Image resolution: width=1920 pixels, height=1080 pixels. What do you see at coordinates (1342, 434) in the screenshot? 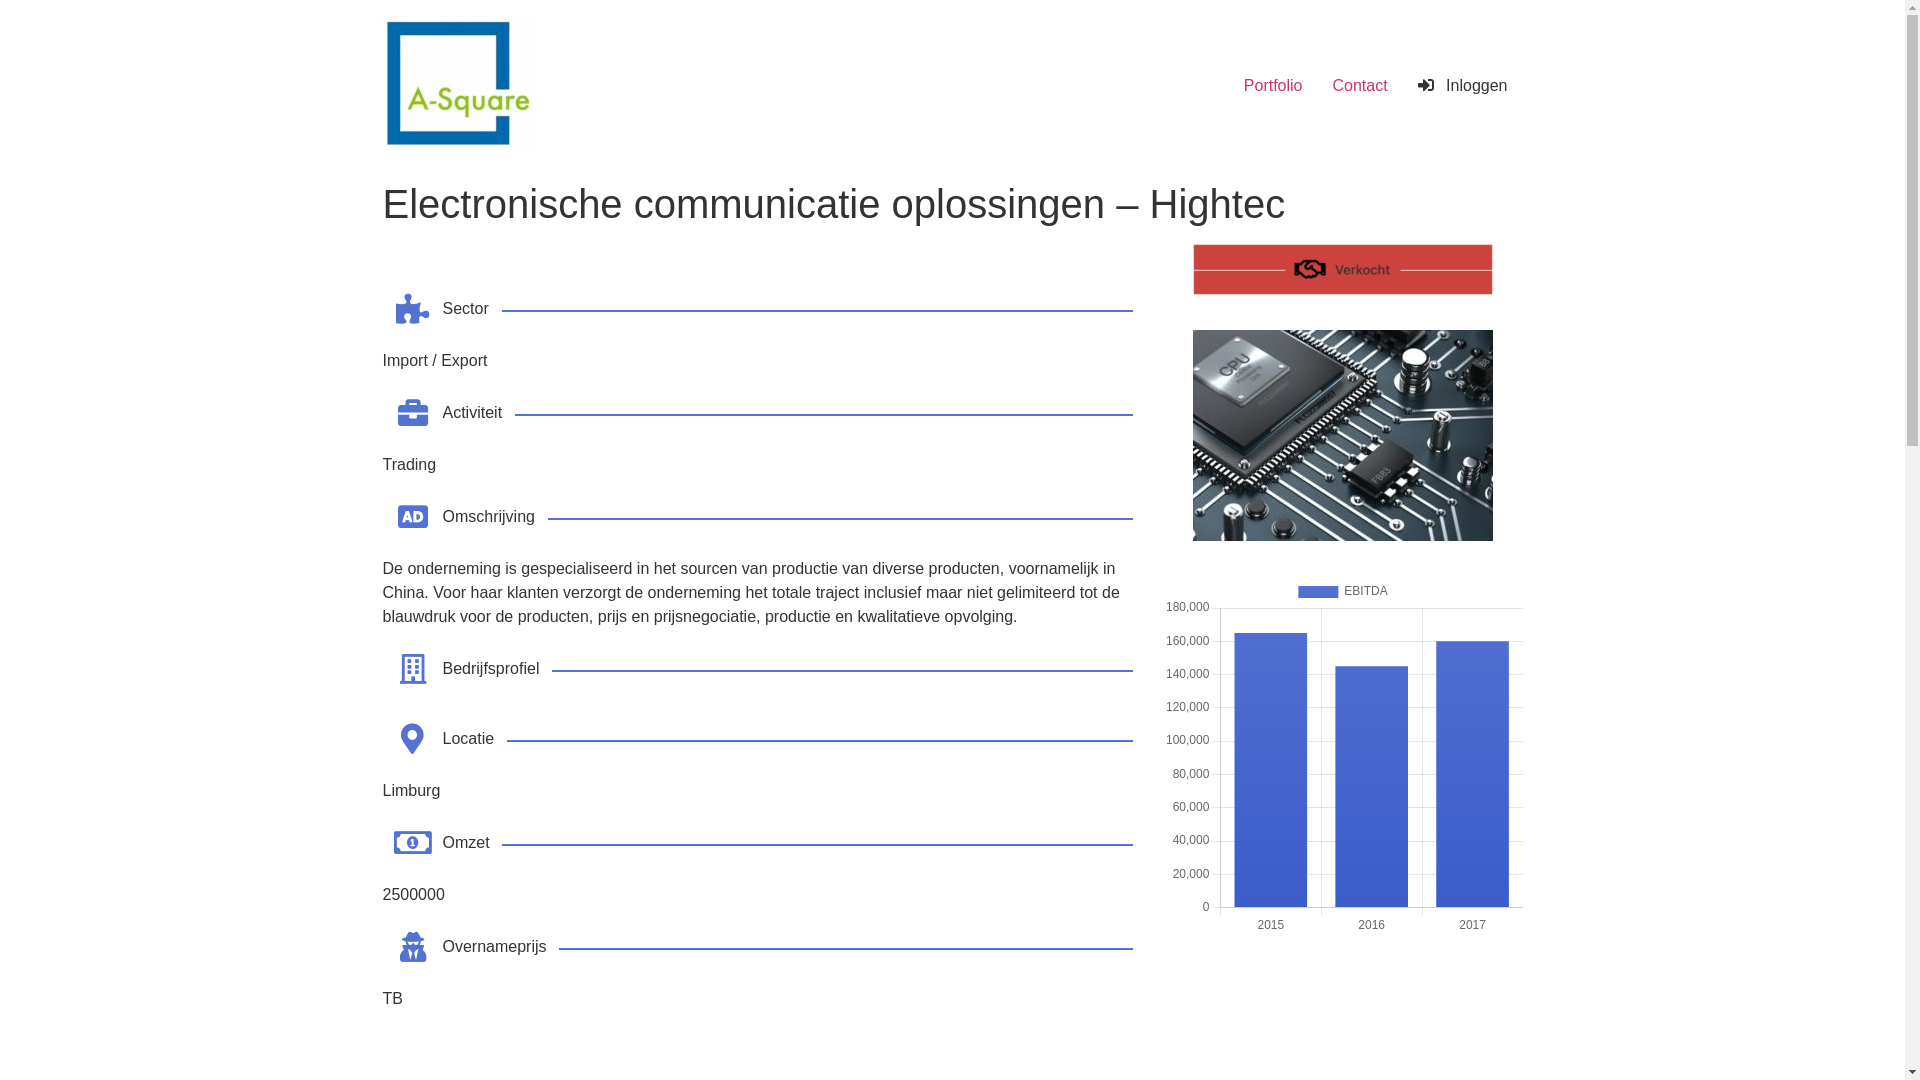
I see `'d1dd8f27-c141-33ac-586f-3cbe076c2361'` at bounding box center [1342, 434].